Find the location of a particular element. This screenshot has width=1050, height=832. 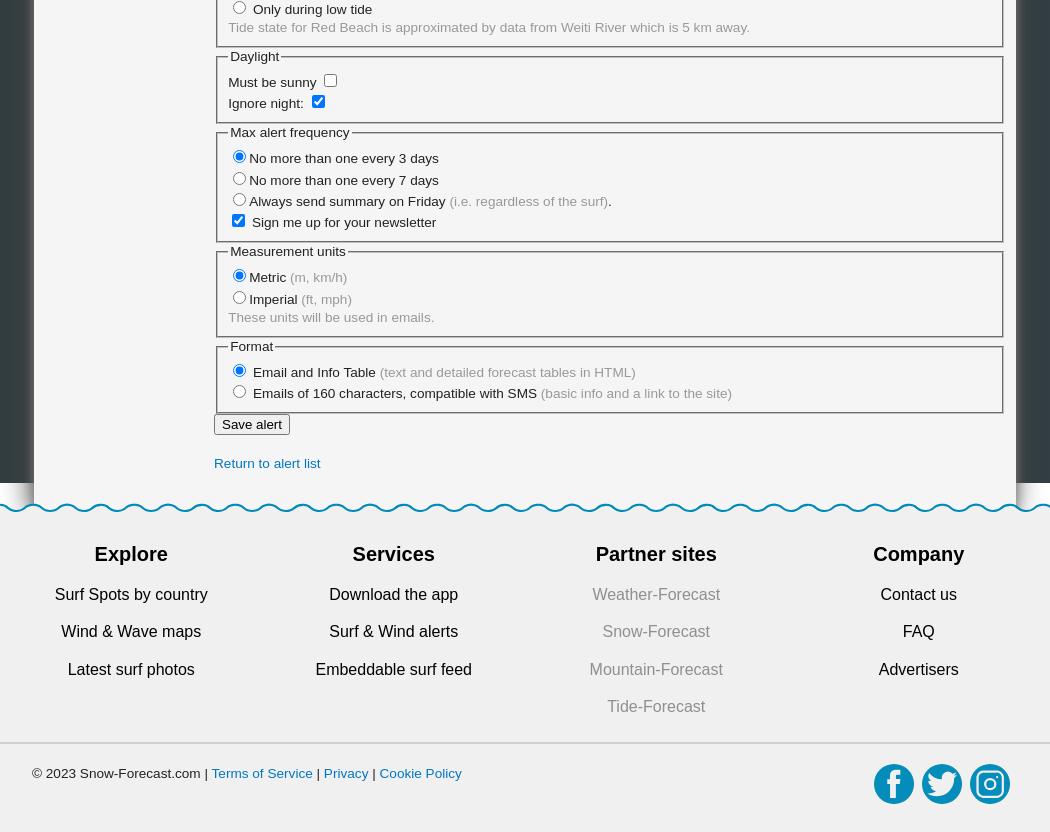

'Partner sites' is located at coordinates (594, 553).